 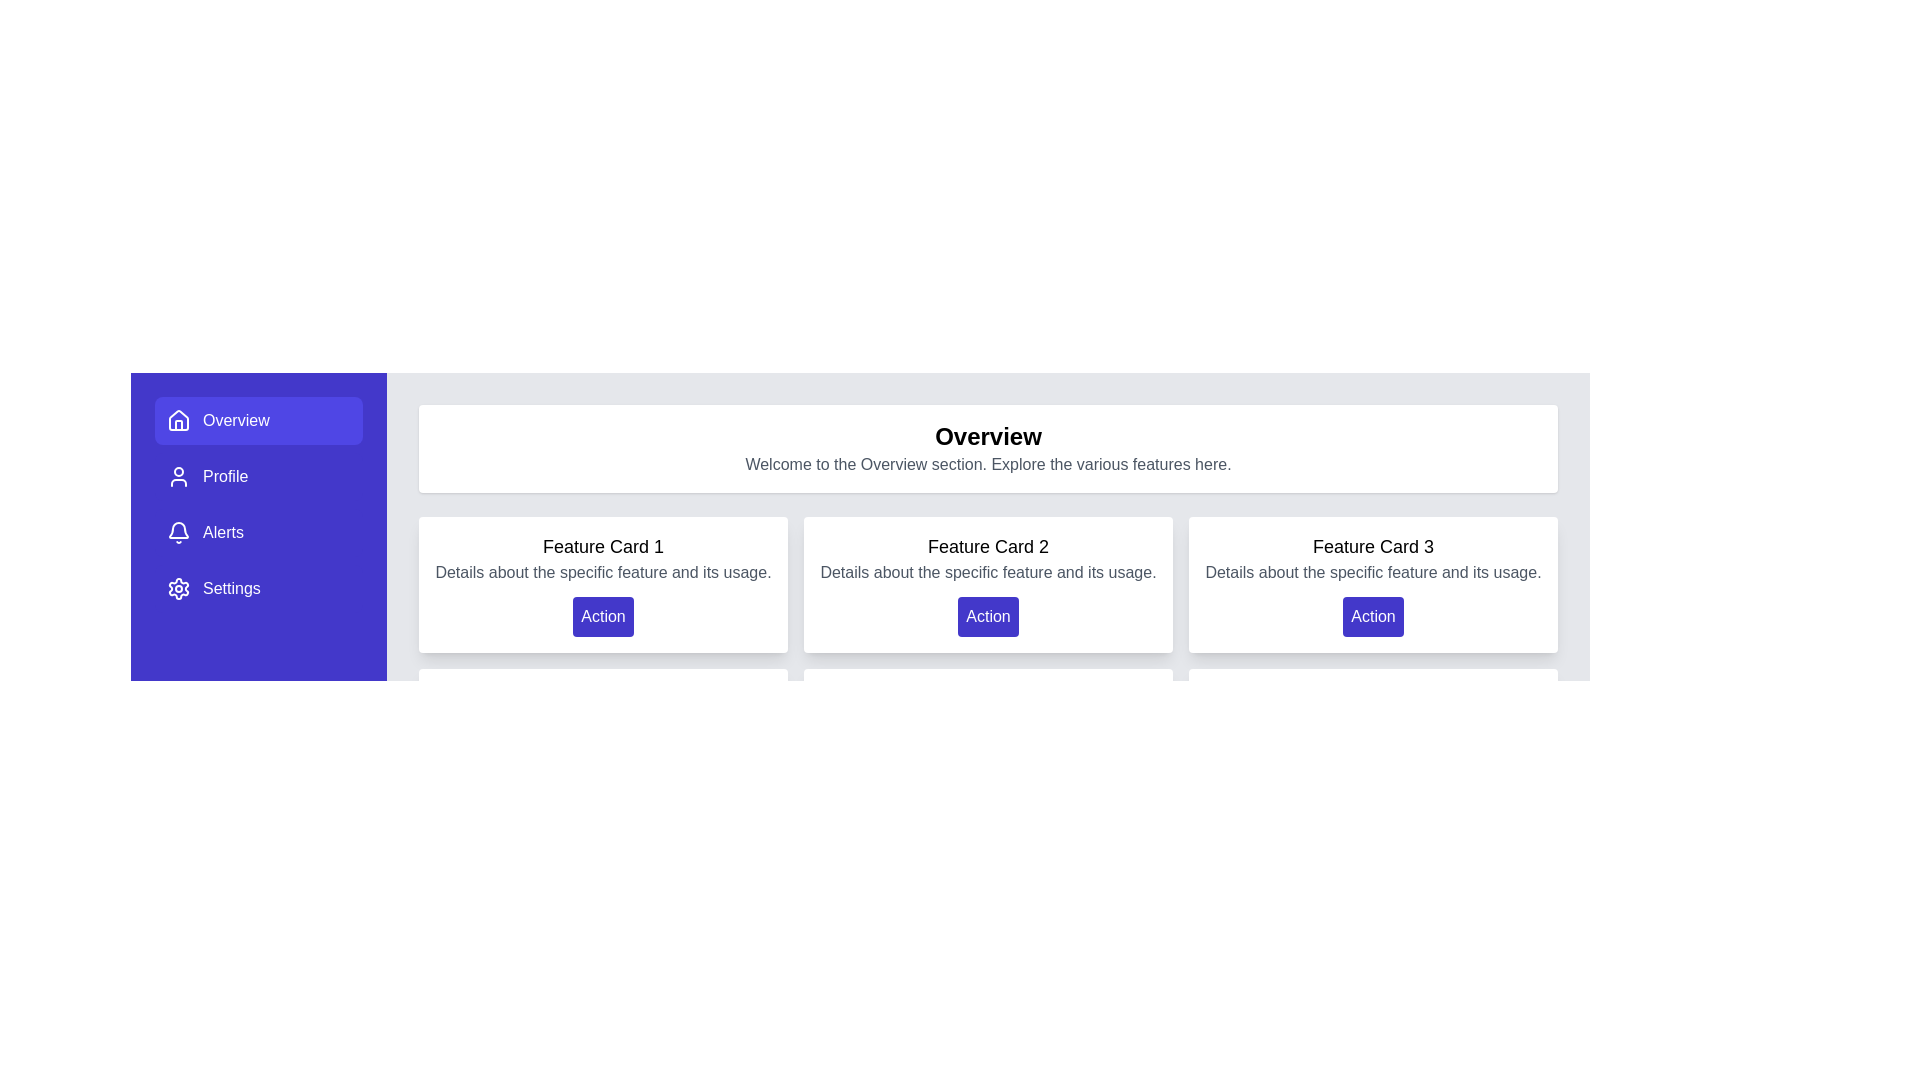 What do you see at coordinates (223, 531) in the screenshot?
I see `the 'Alerts' text label element, which is styled with a bold font and is located in the vertical navigation bar on the left side of the interface, adjacent to a bell-shaped icon` at bounding box center [223, 531].